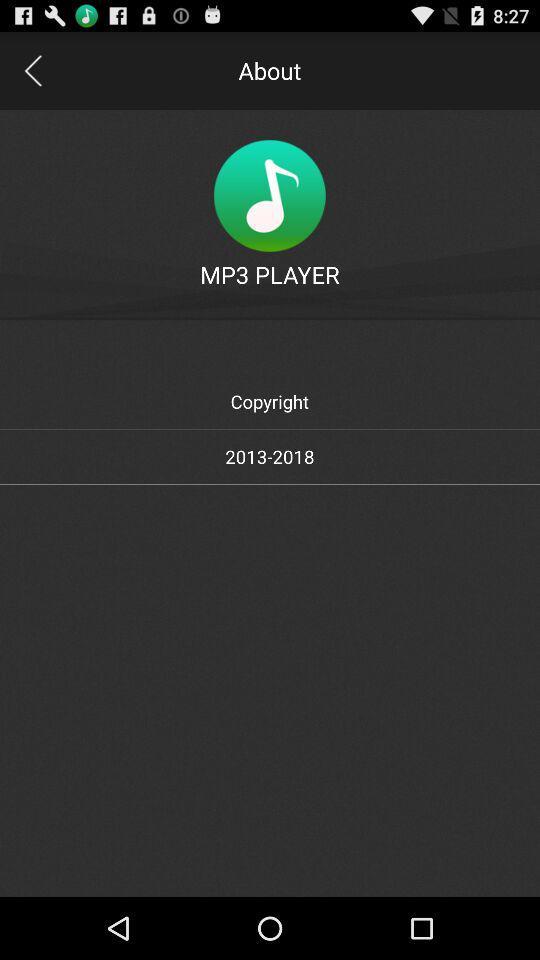 The width and height of the screenshot is (540, 960). What do you see at coordinates (31, 70) in the screenshot?
I see `go back` at bounding box center [31, 70].